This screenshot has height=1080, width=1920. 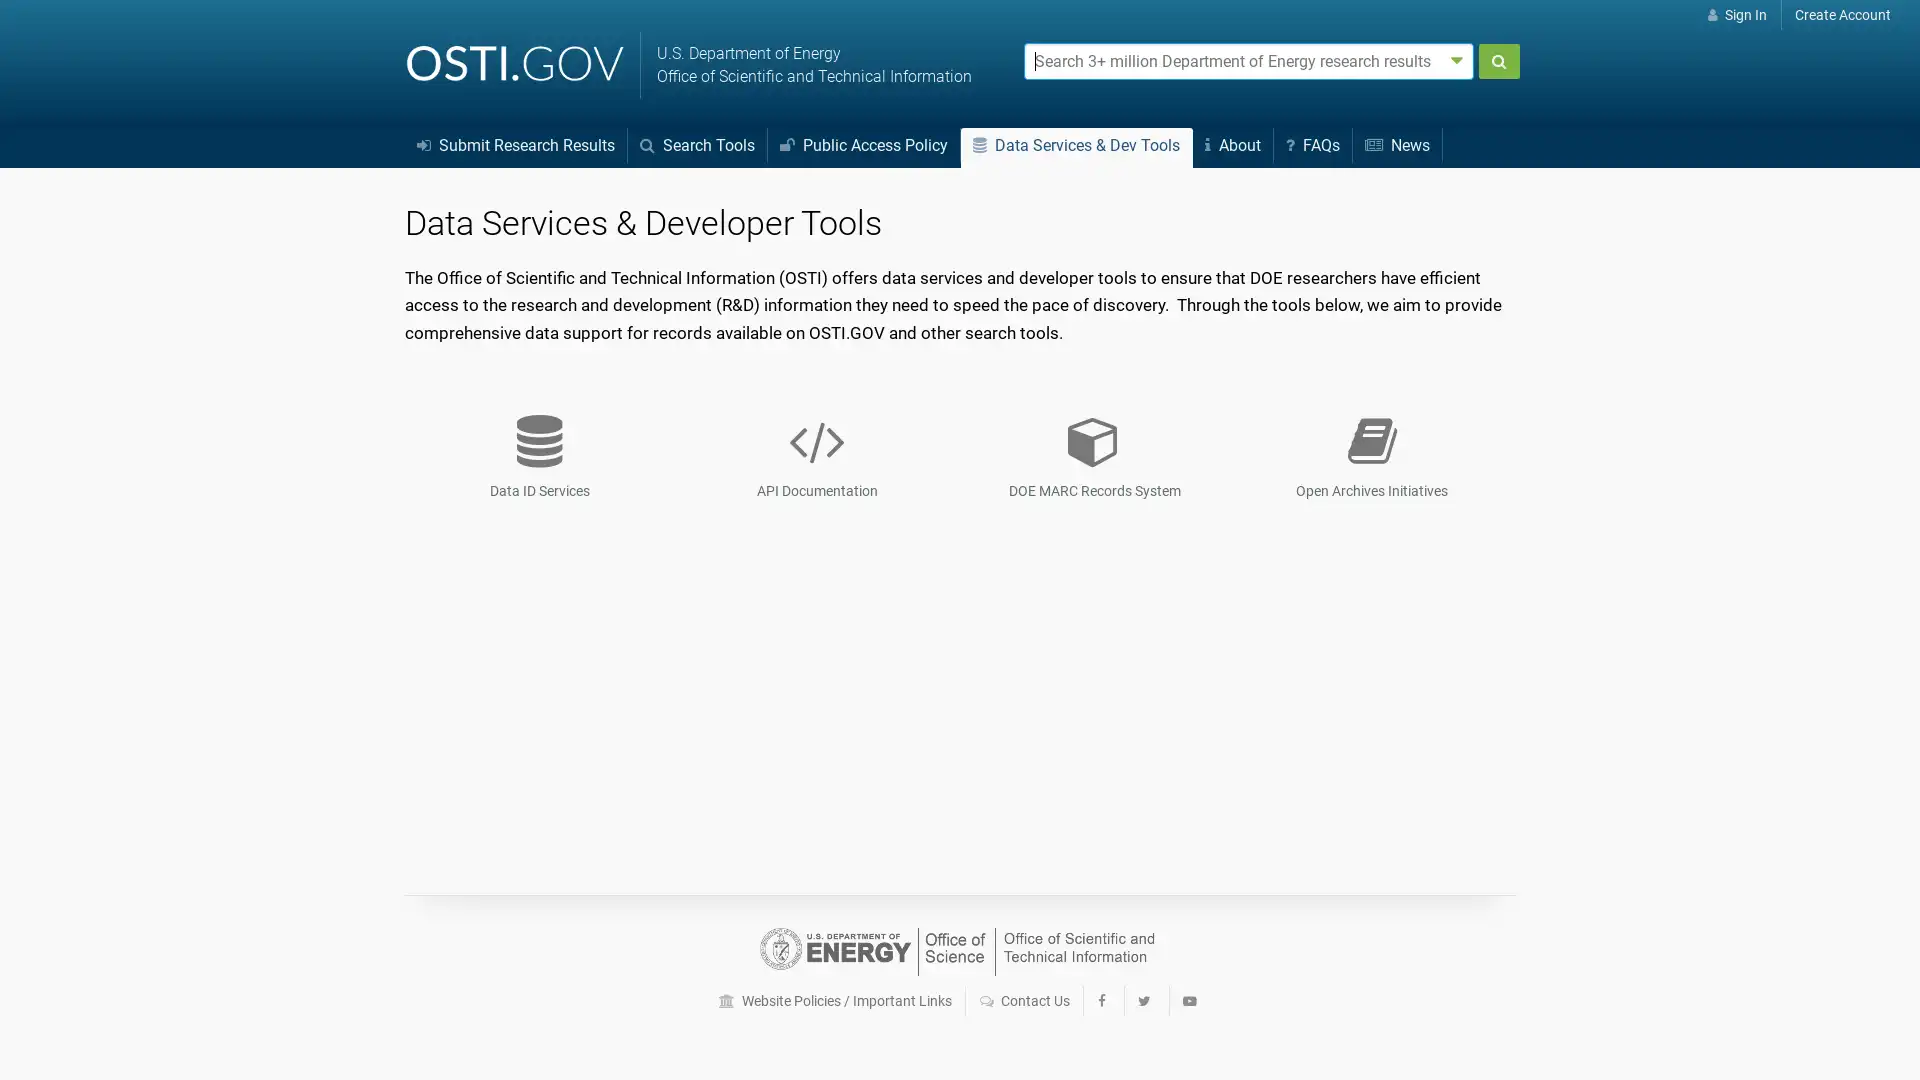 I want to click on Submit, so click(x=1498, y=60).